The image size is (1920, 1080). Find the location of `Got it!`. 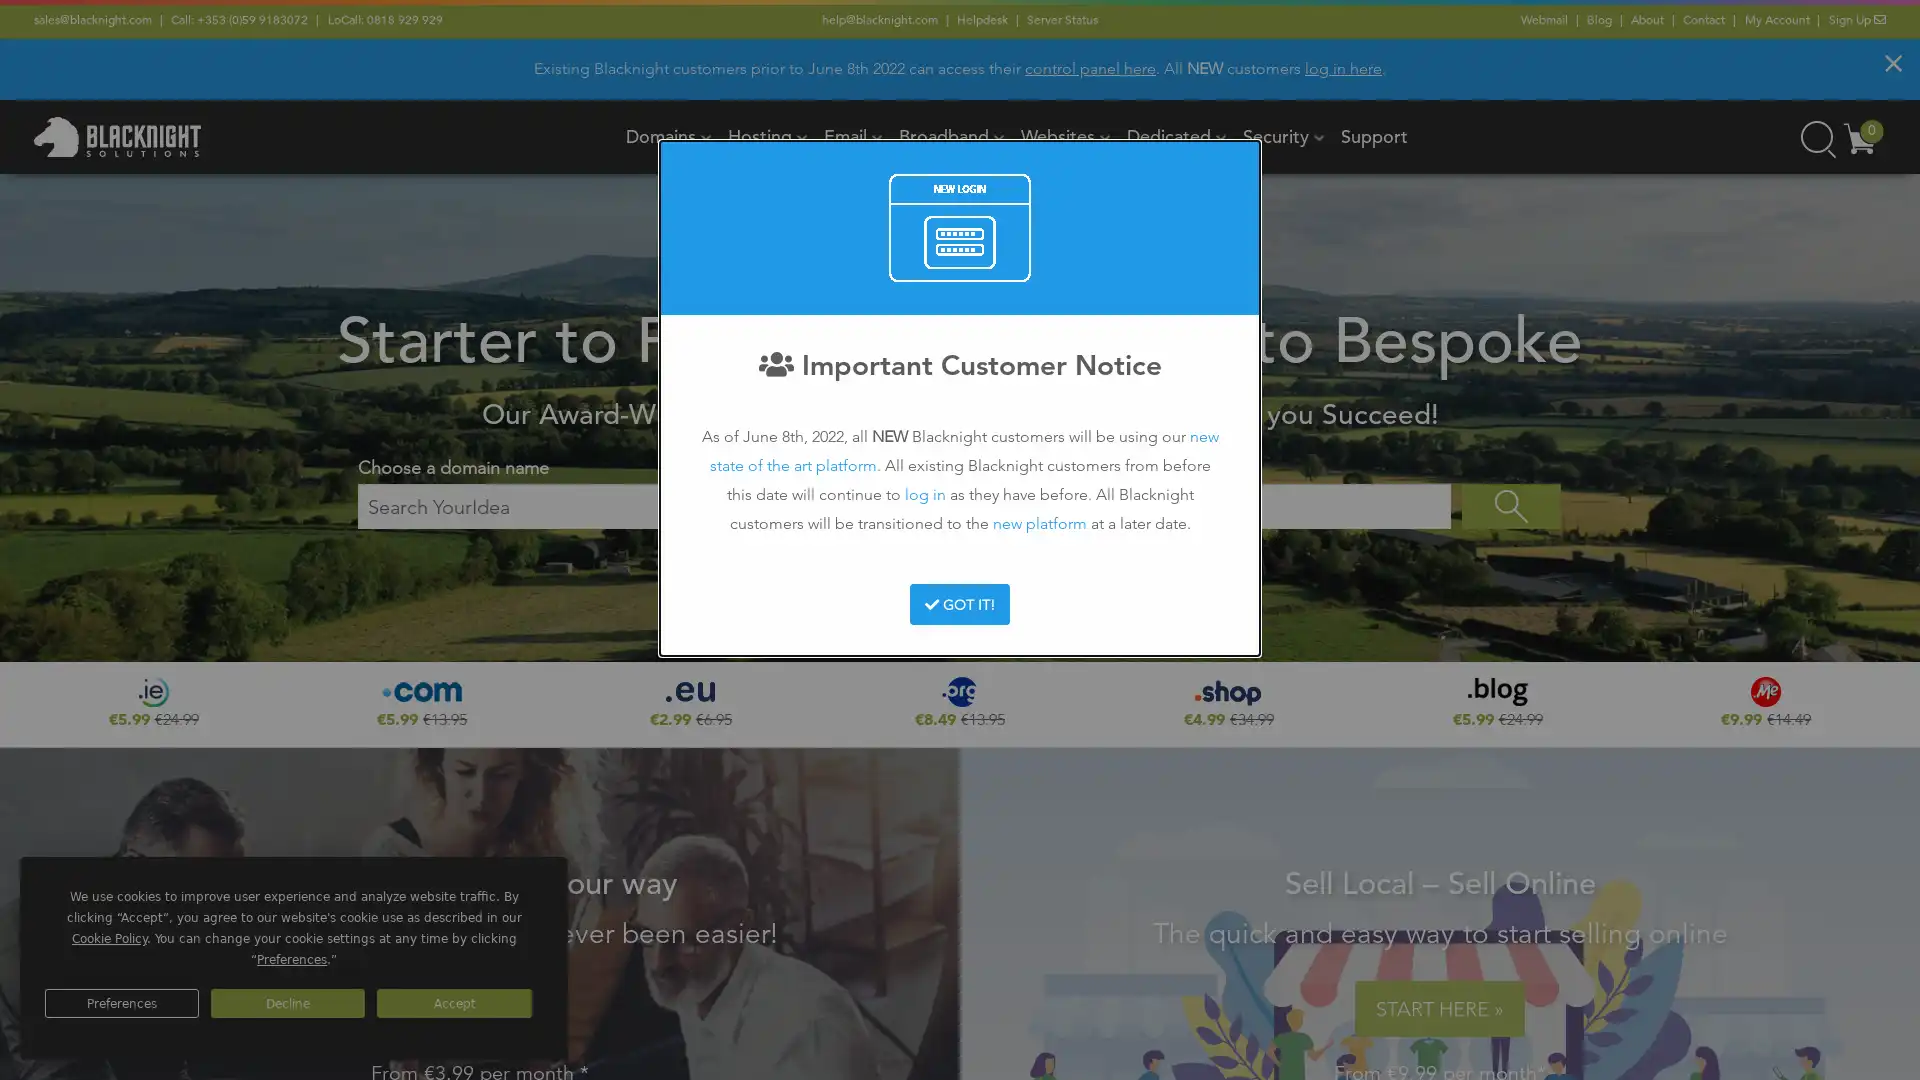

Got it! is located at coordinates (958, 603).